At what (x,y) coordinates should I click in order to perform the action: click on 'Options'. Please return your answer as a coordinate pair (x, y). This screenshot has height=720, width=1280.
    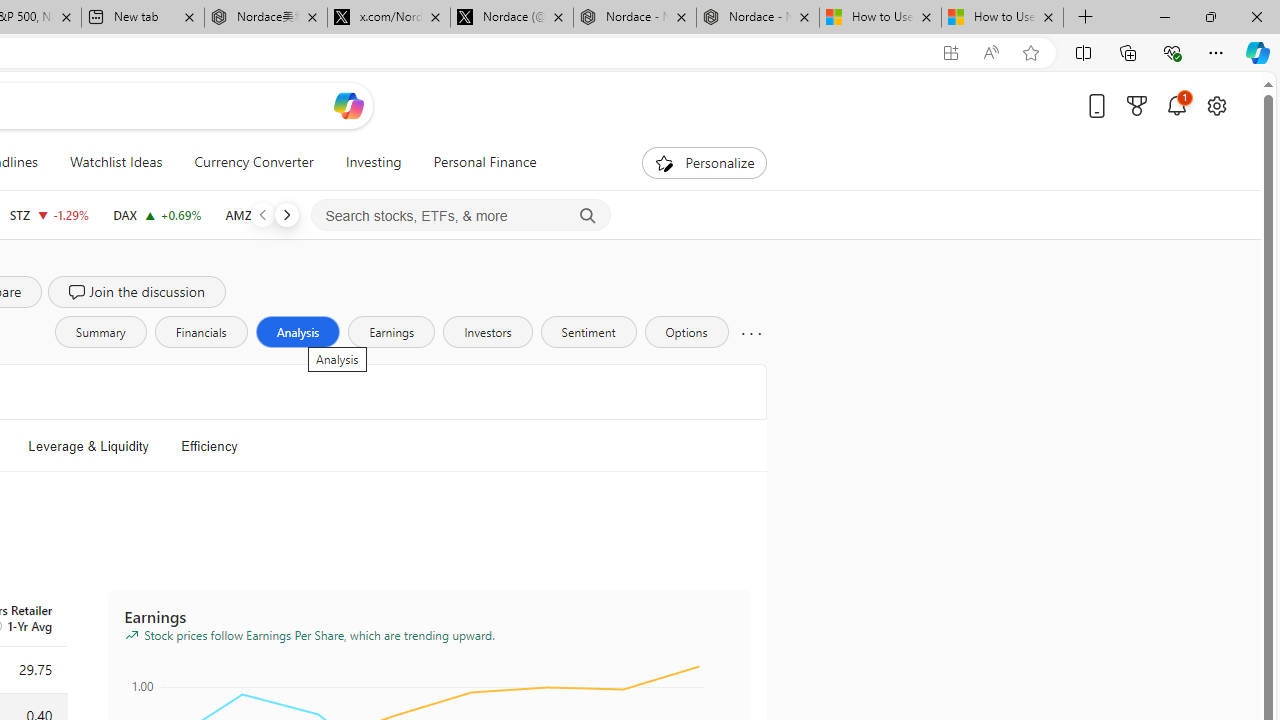
    Looking at the image, I should click on (686, 330).